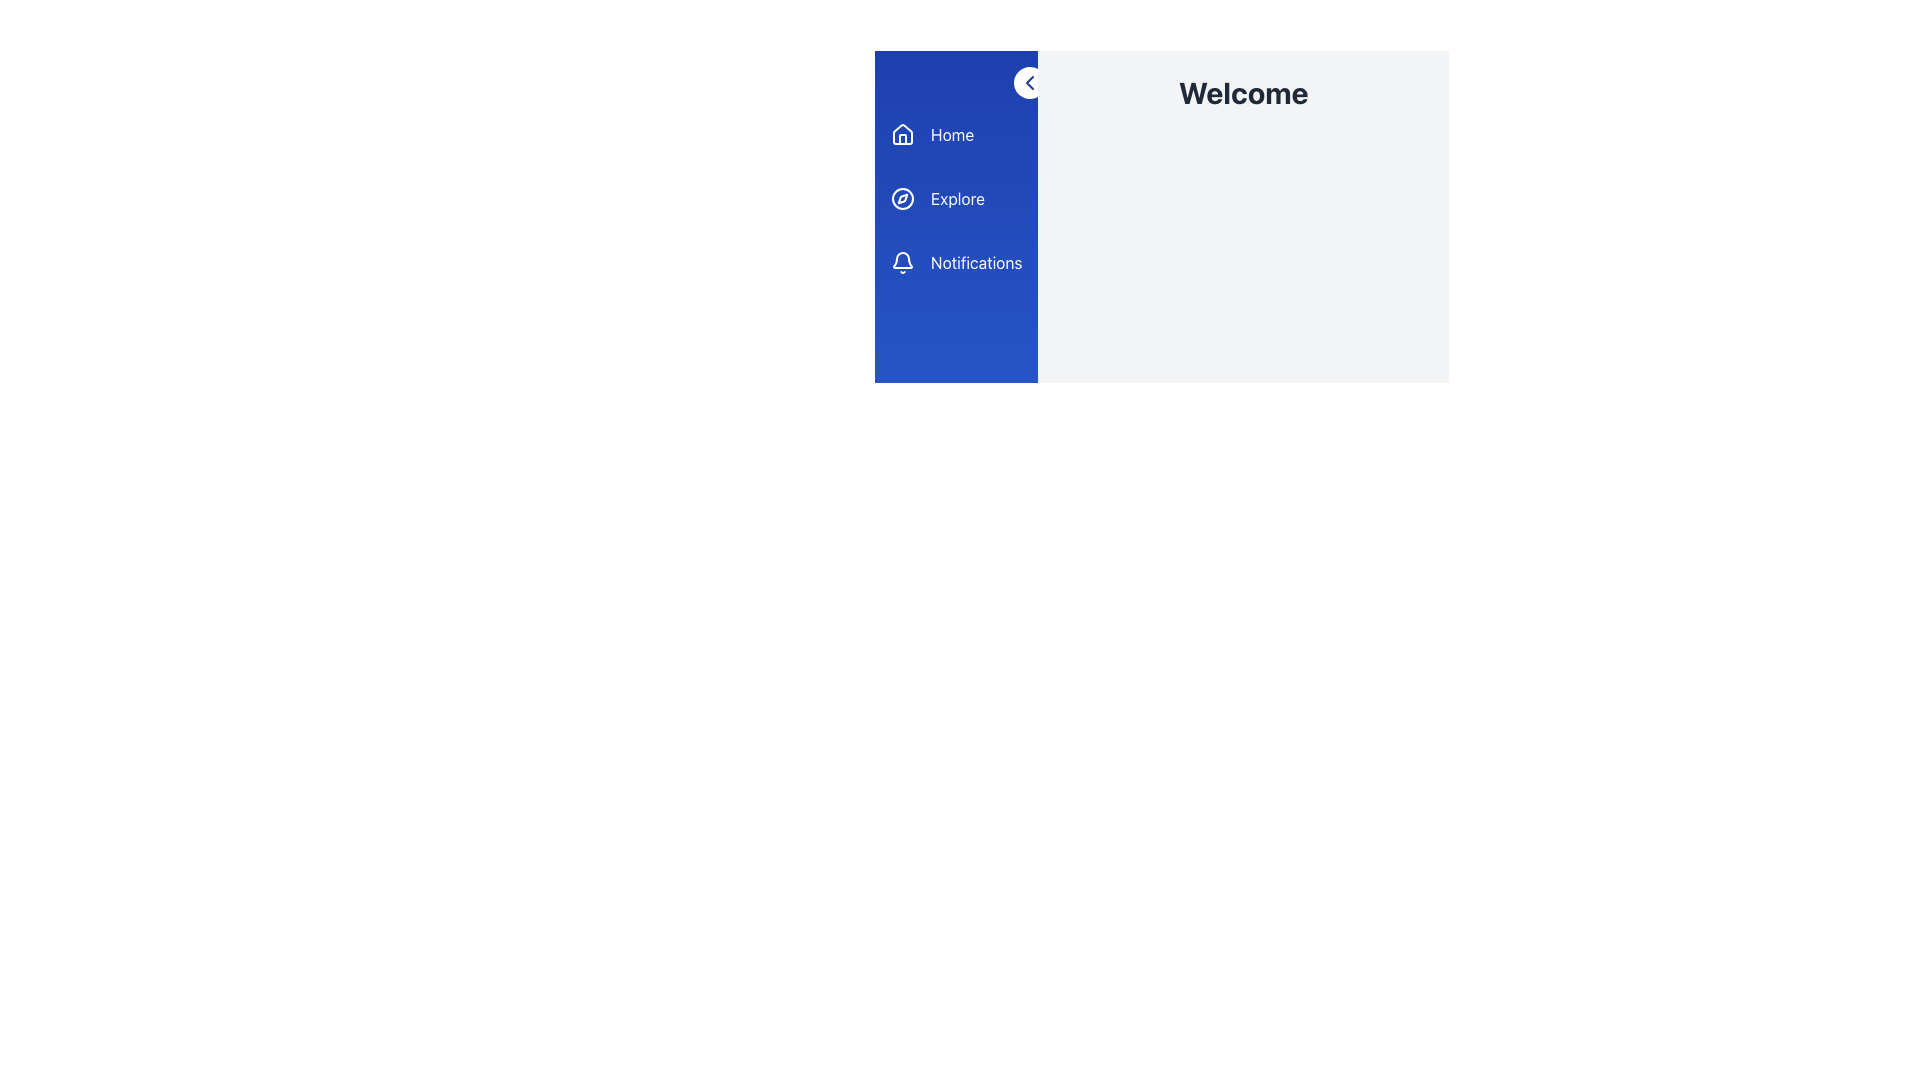  Describe the element at coordinates (901, 135) in the screenshot. I see `the 'Home' navigation icon located in the navigation menu at the top section, to the left of the 'Home' text label` at that location.